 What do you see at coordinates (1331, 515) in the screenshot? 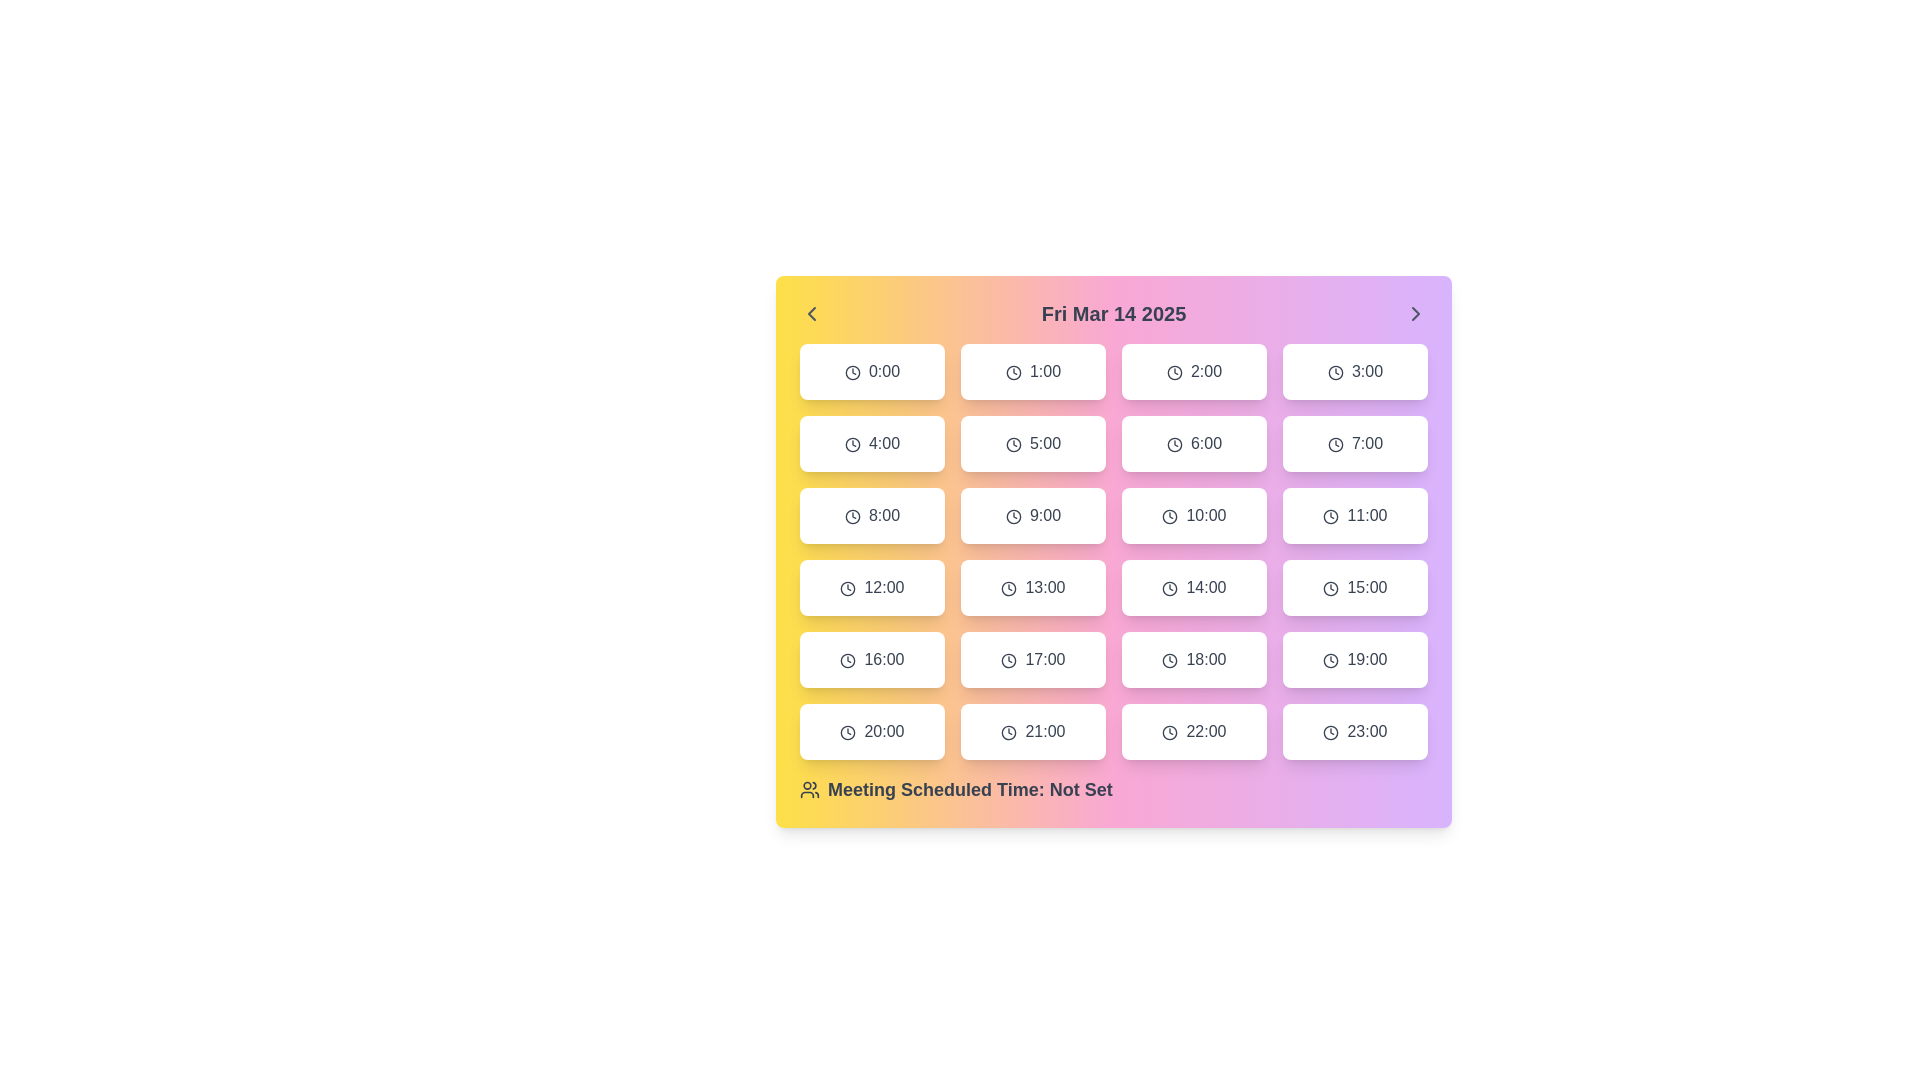
I see `the Clock Icon that visually represents the time '11:00' in the grid, which is aligned to the left of the displayed time` at bounding box center [1331, 515].